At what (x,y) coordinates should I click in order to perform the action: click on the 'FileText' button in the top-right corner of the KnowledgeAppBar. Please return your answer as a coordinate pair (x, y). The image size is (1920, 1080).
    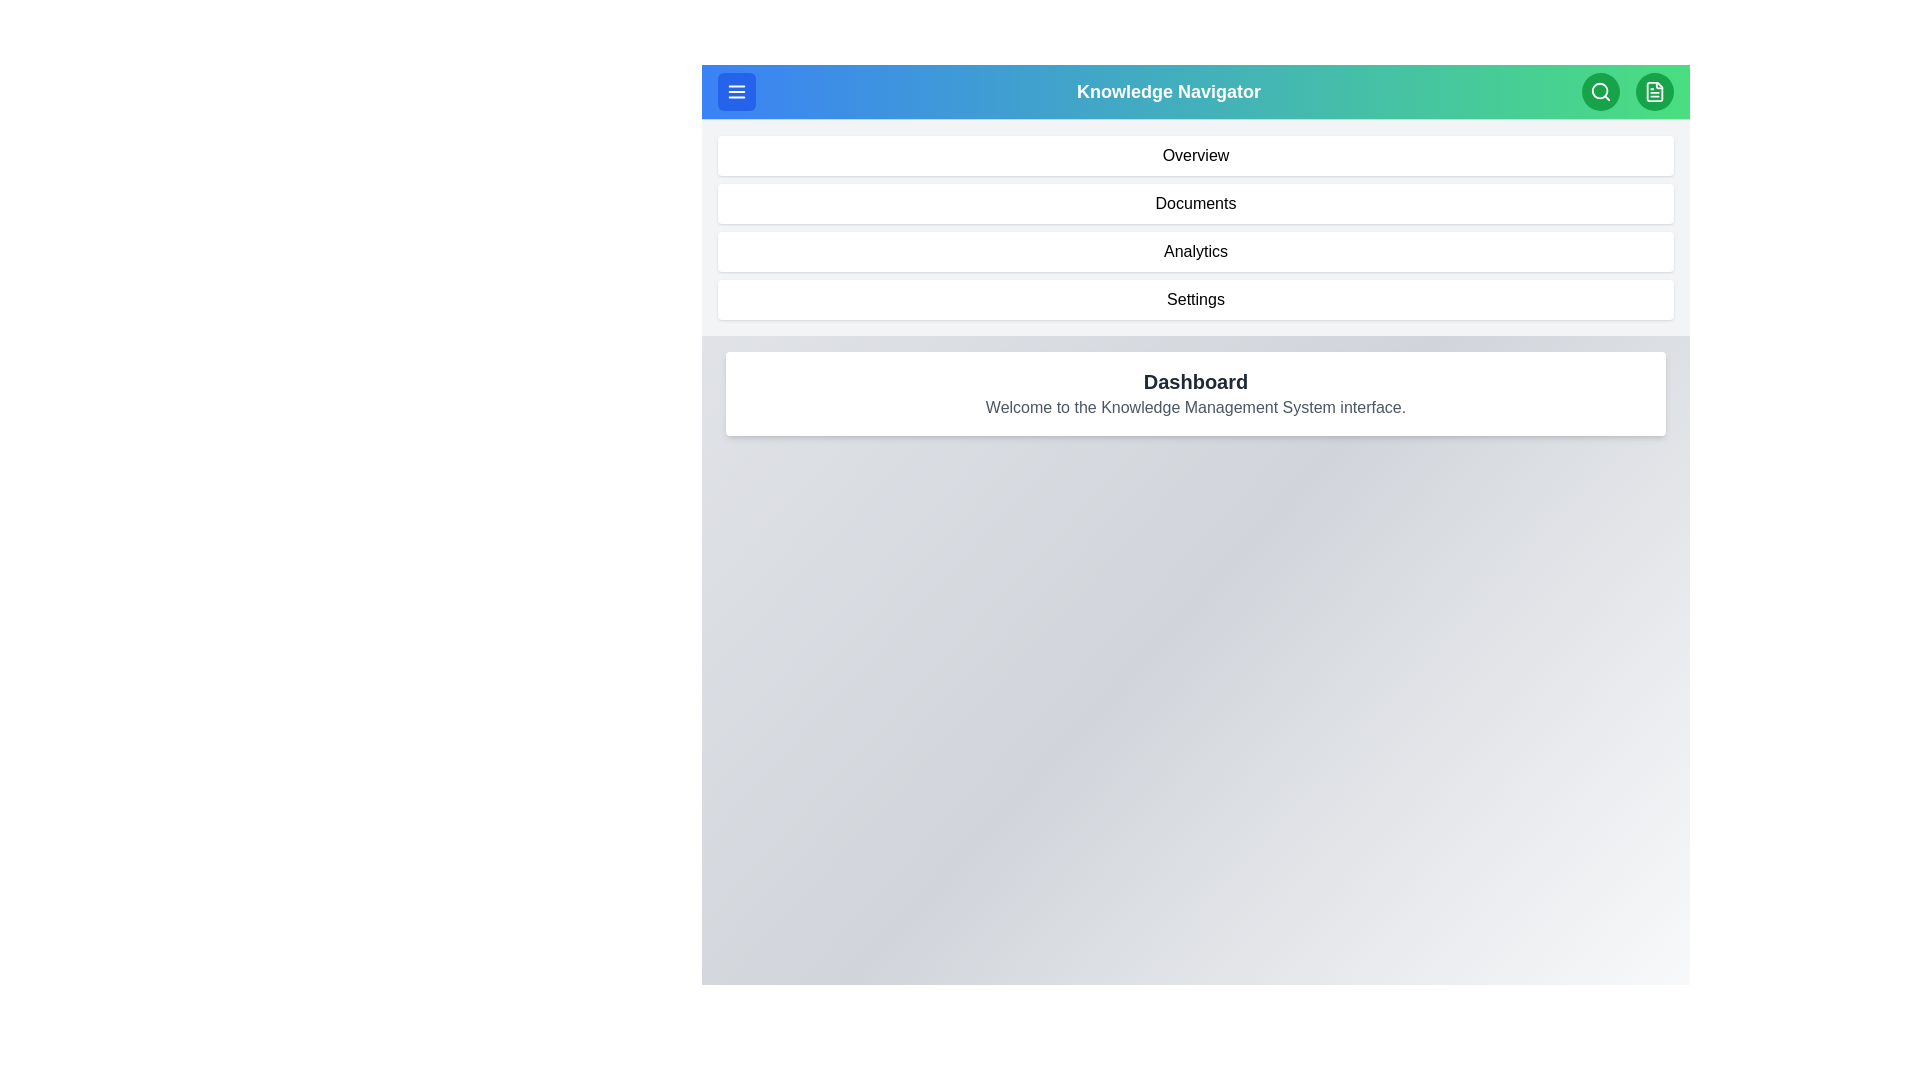
    Looking at the image, I should click on (1655, 92).